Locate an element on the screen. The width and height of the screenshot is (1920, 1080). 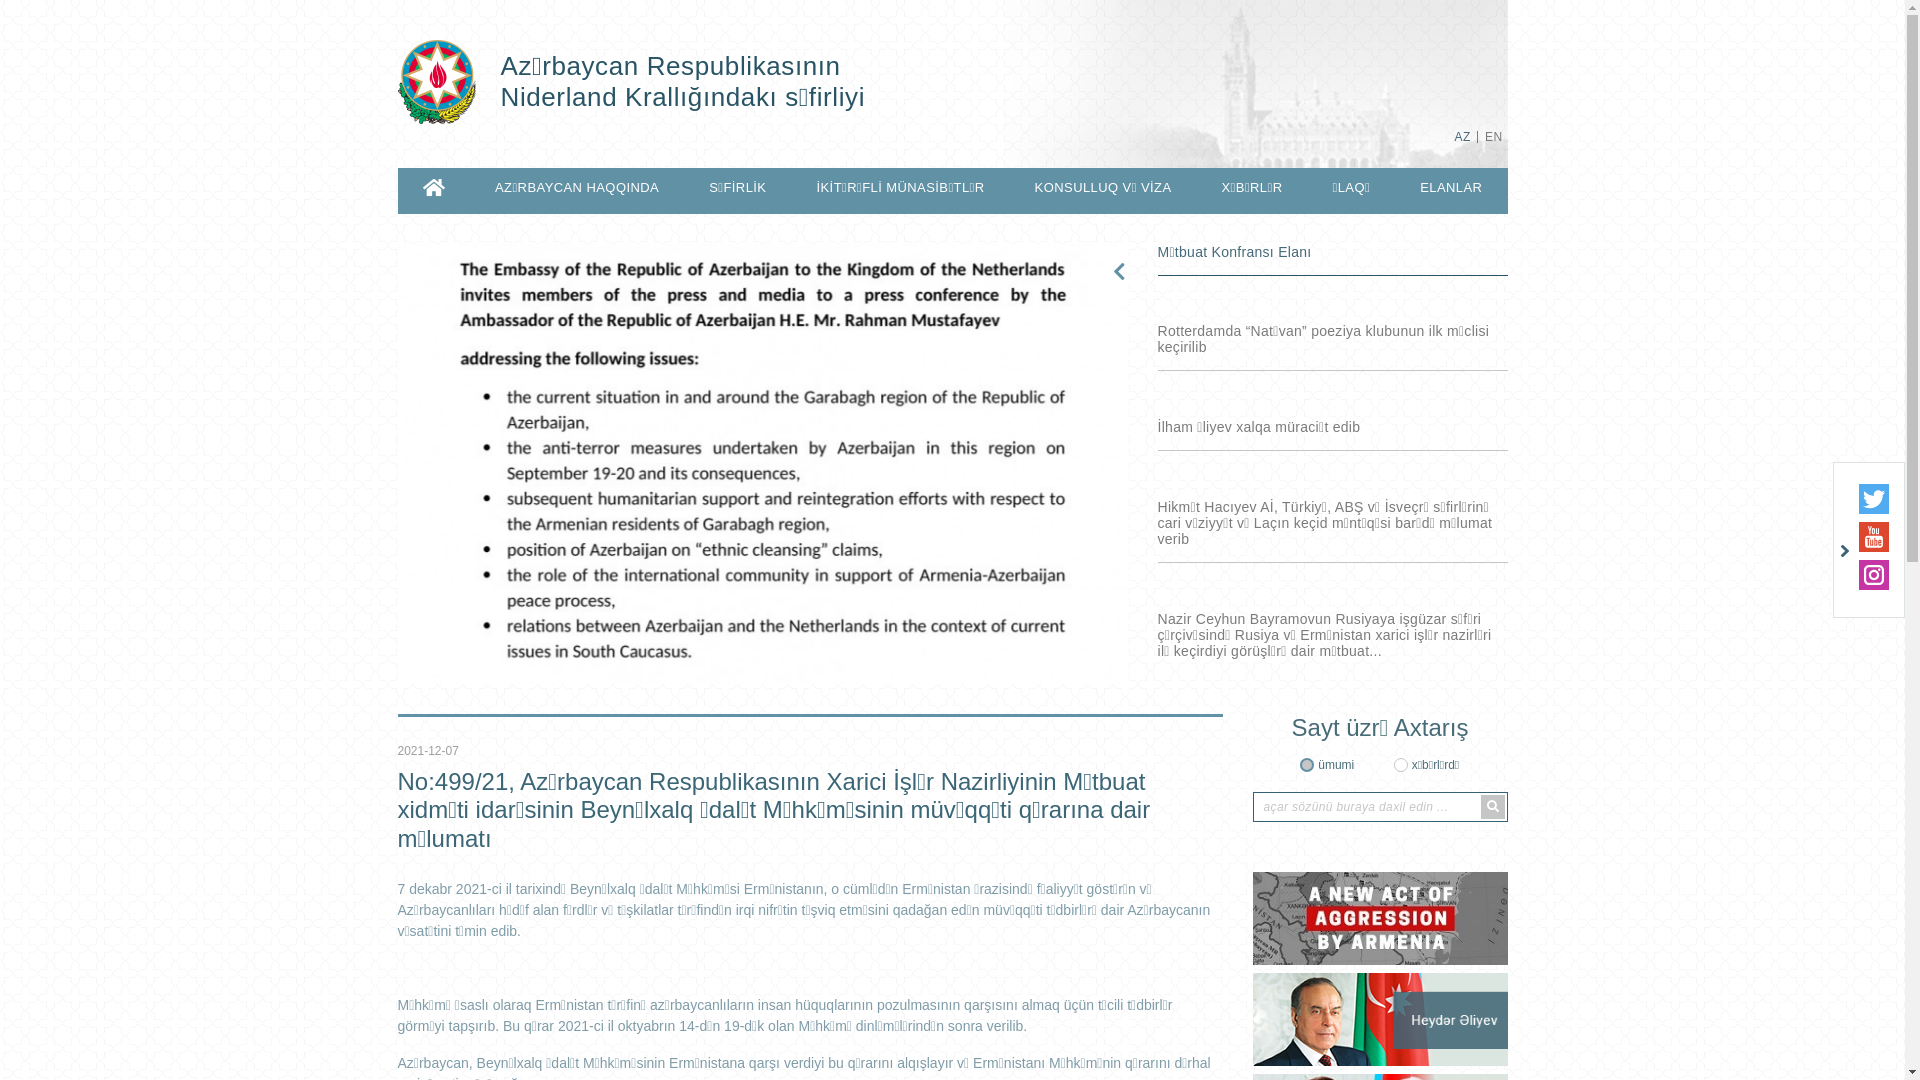
'AZ' is located at coordinates (1463, 136).